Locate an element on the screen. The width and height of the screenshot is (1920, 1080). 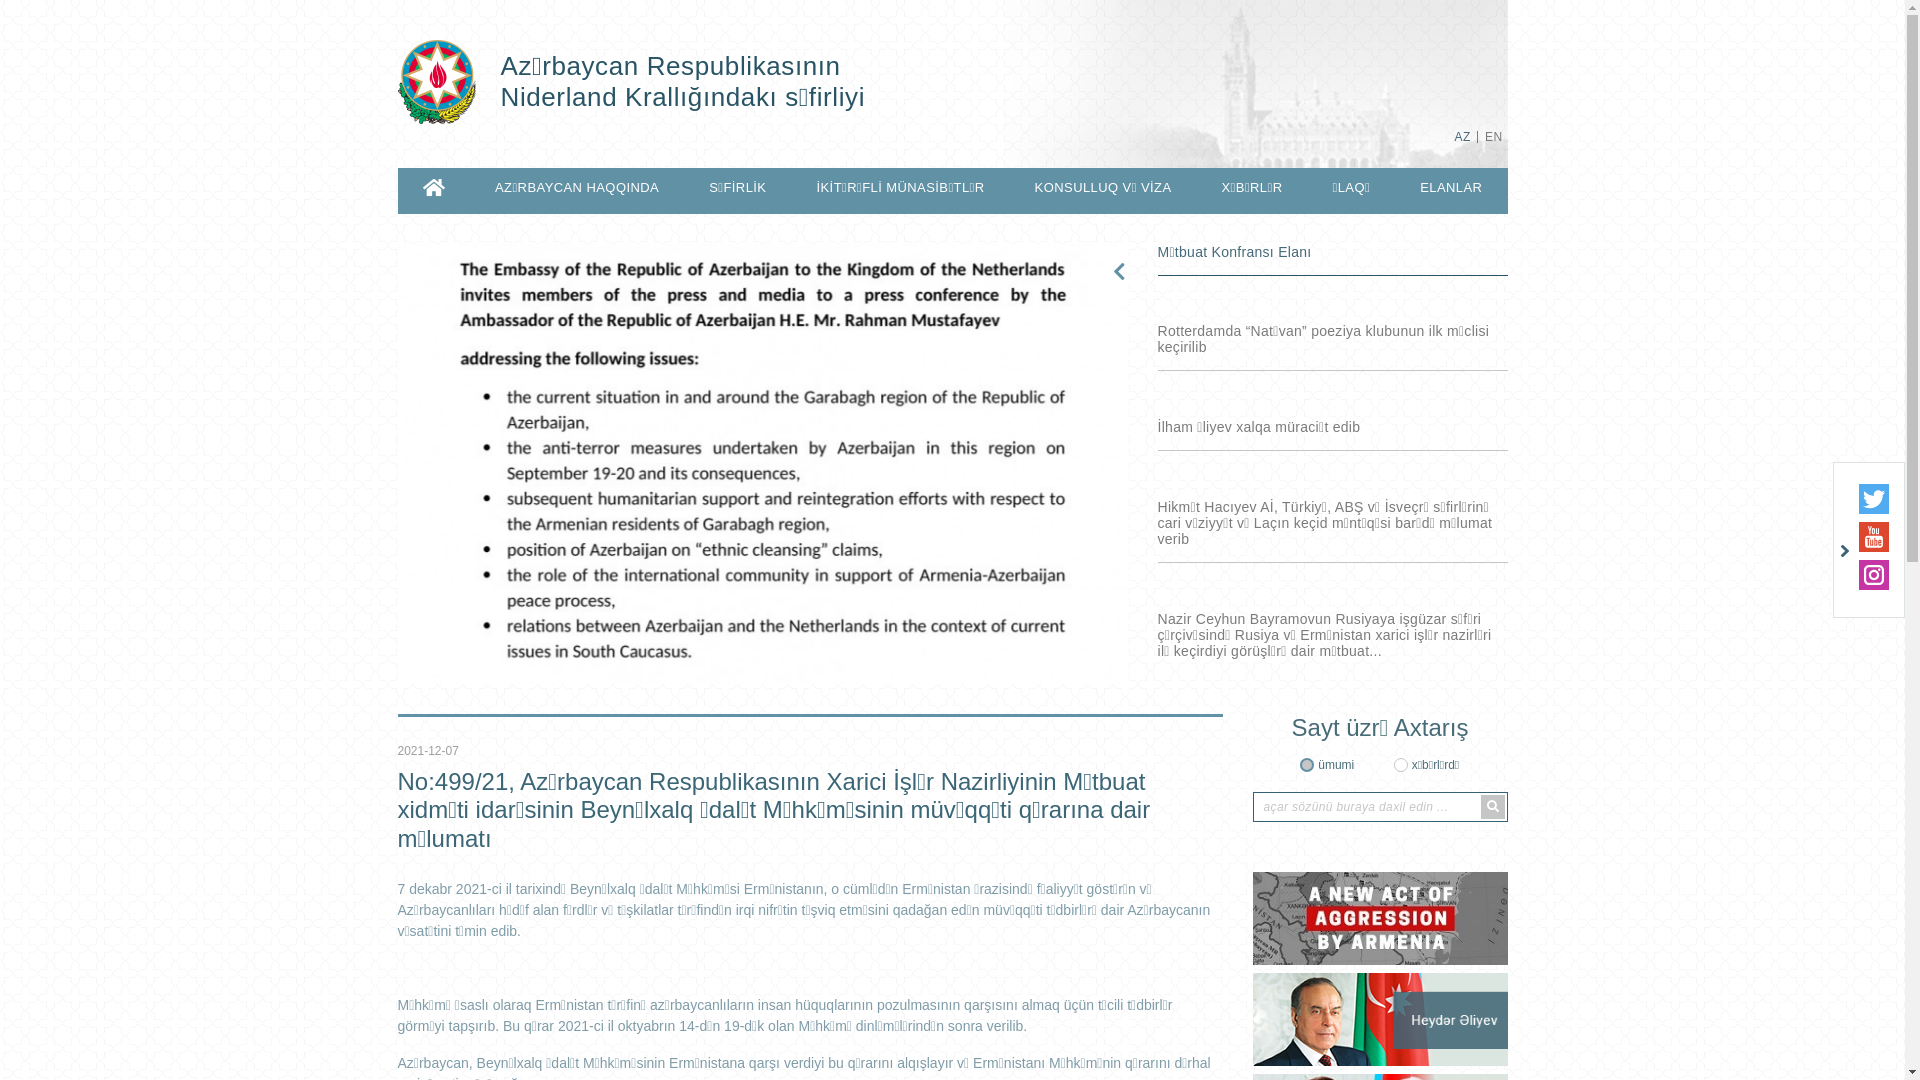
'AZ' is located at coordinates (1463, 136).